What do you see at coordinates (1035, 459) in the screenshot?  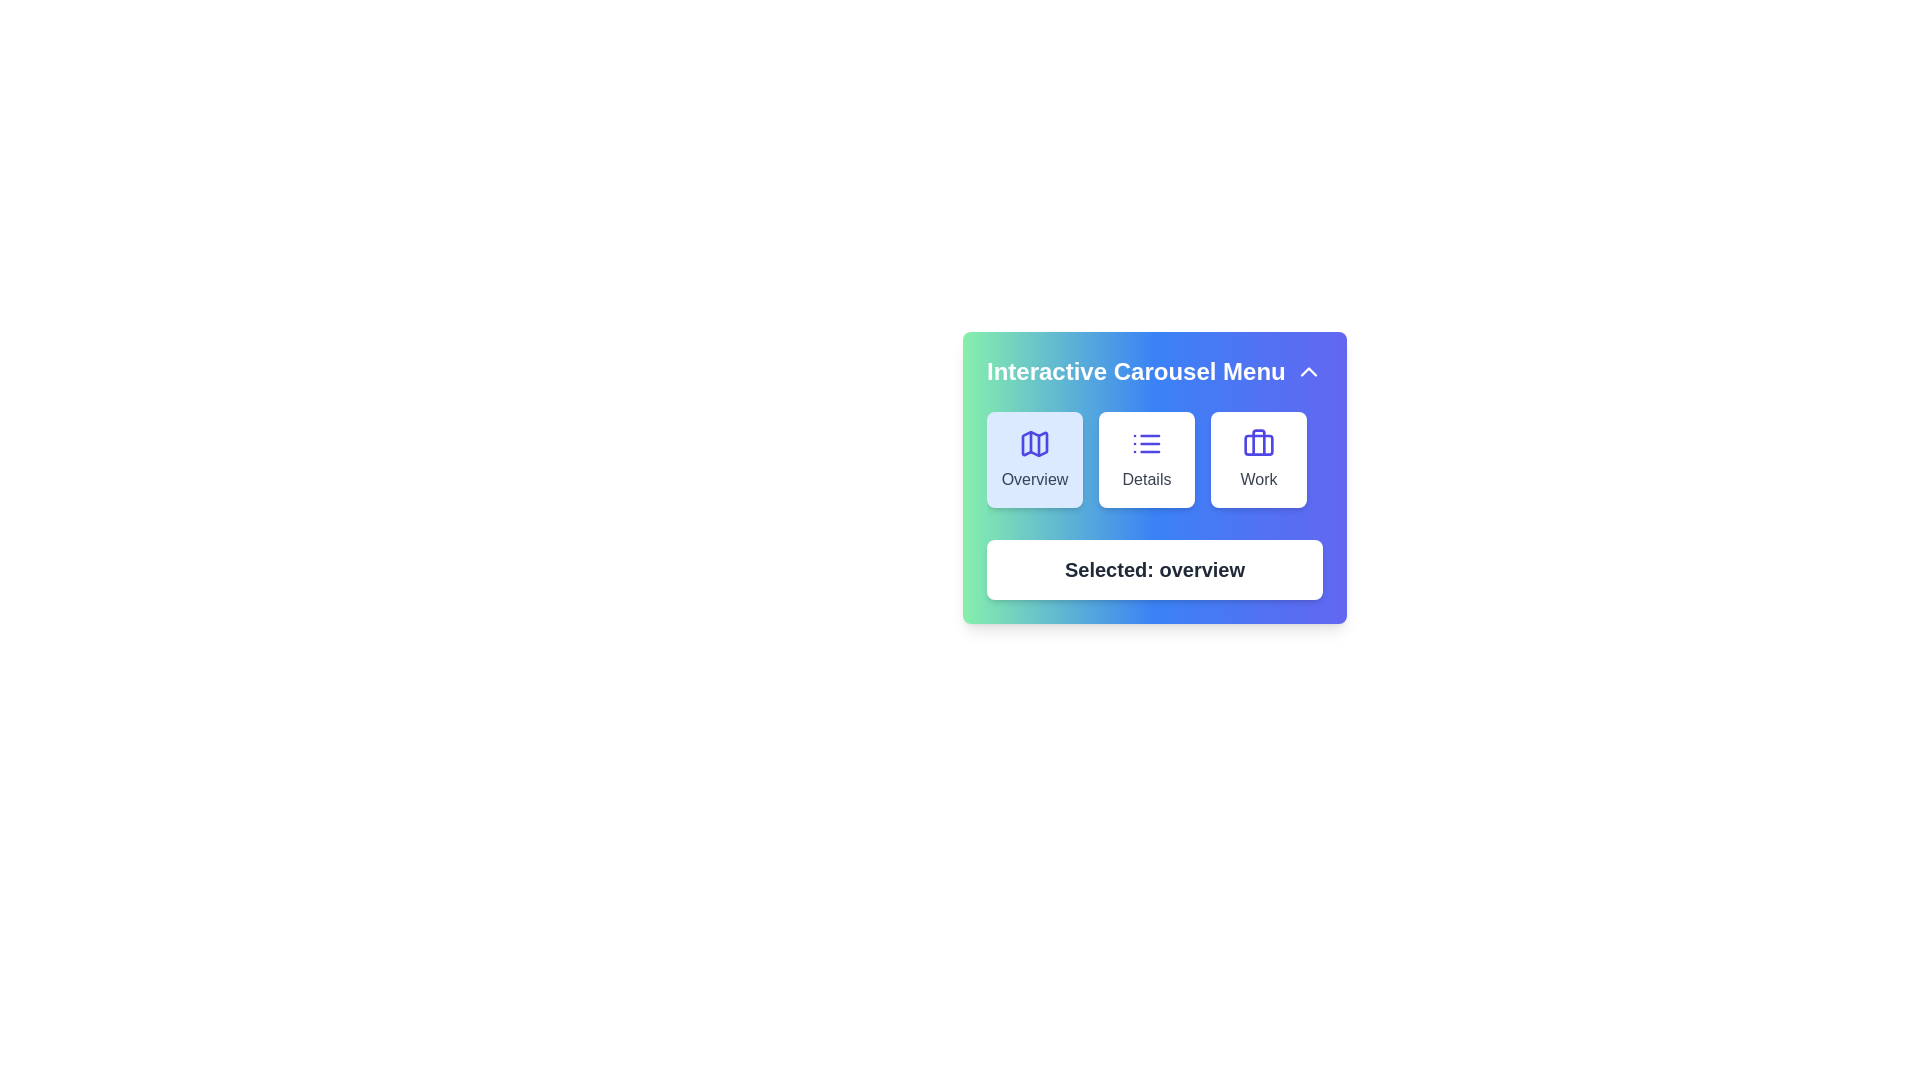 I see `the slide labeled Overview from the carousel` at bounding box center [1035, 459].